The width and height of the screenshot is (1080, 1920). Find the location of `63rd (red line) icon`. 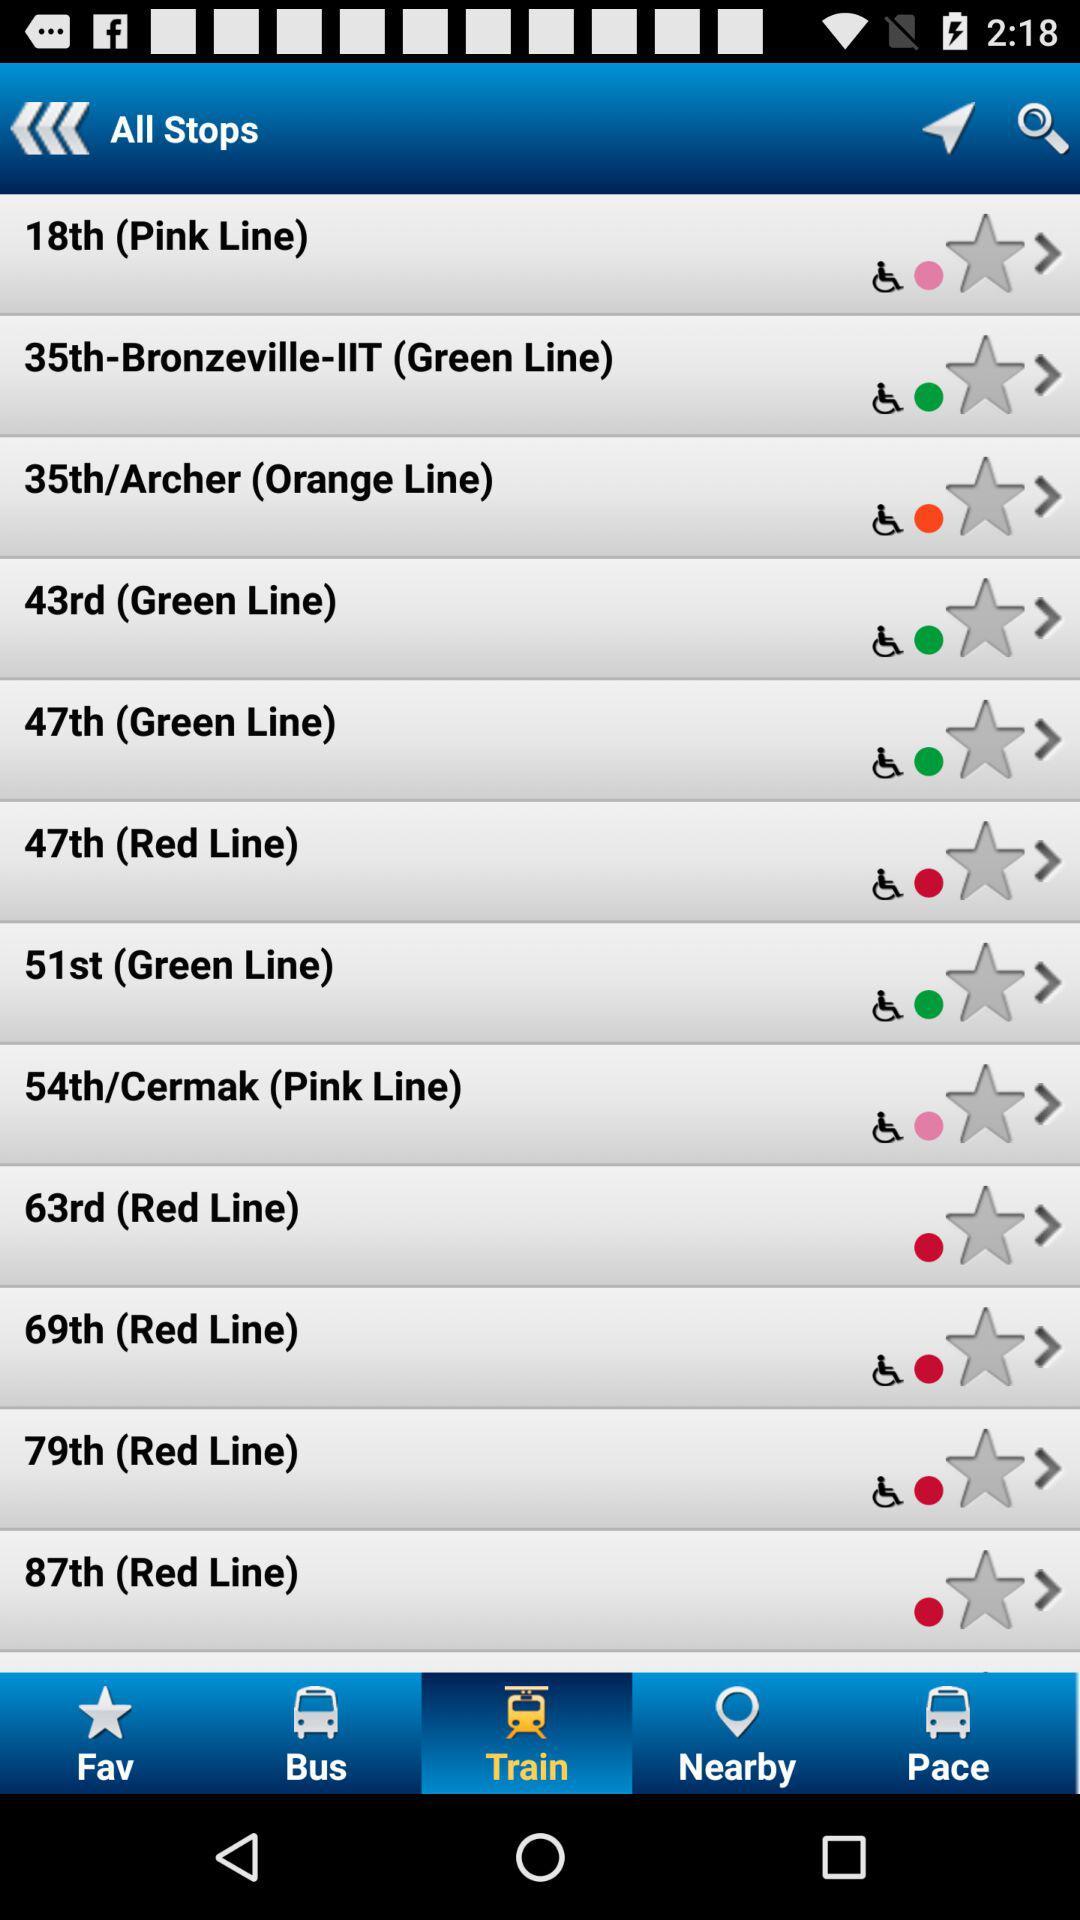

63rd (red line) icon is located at coordinates (161, 1205).